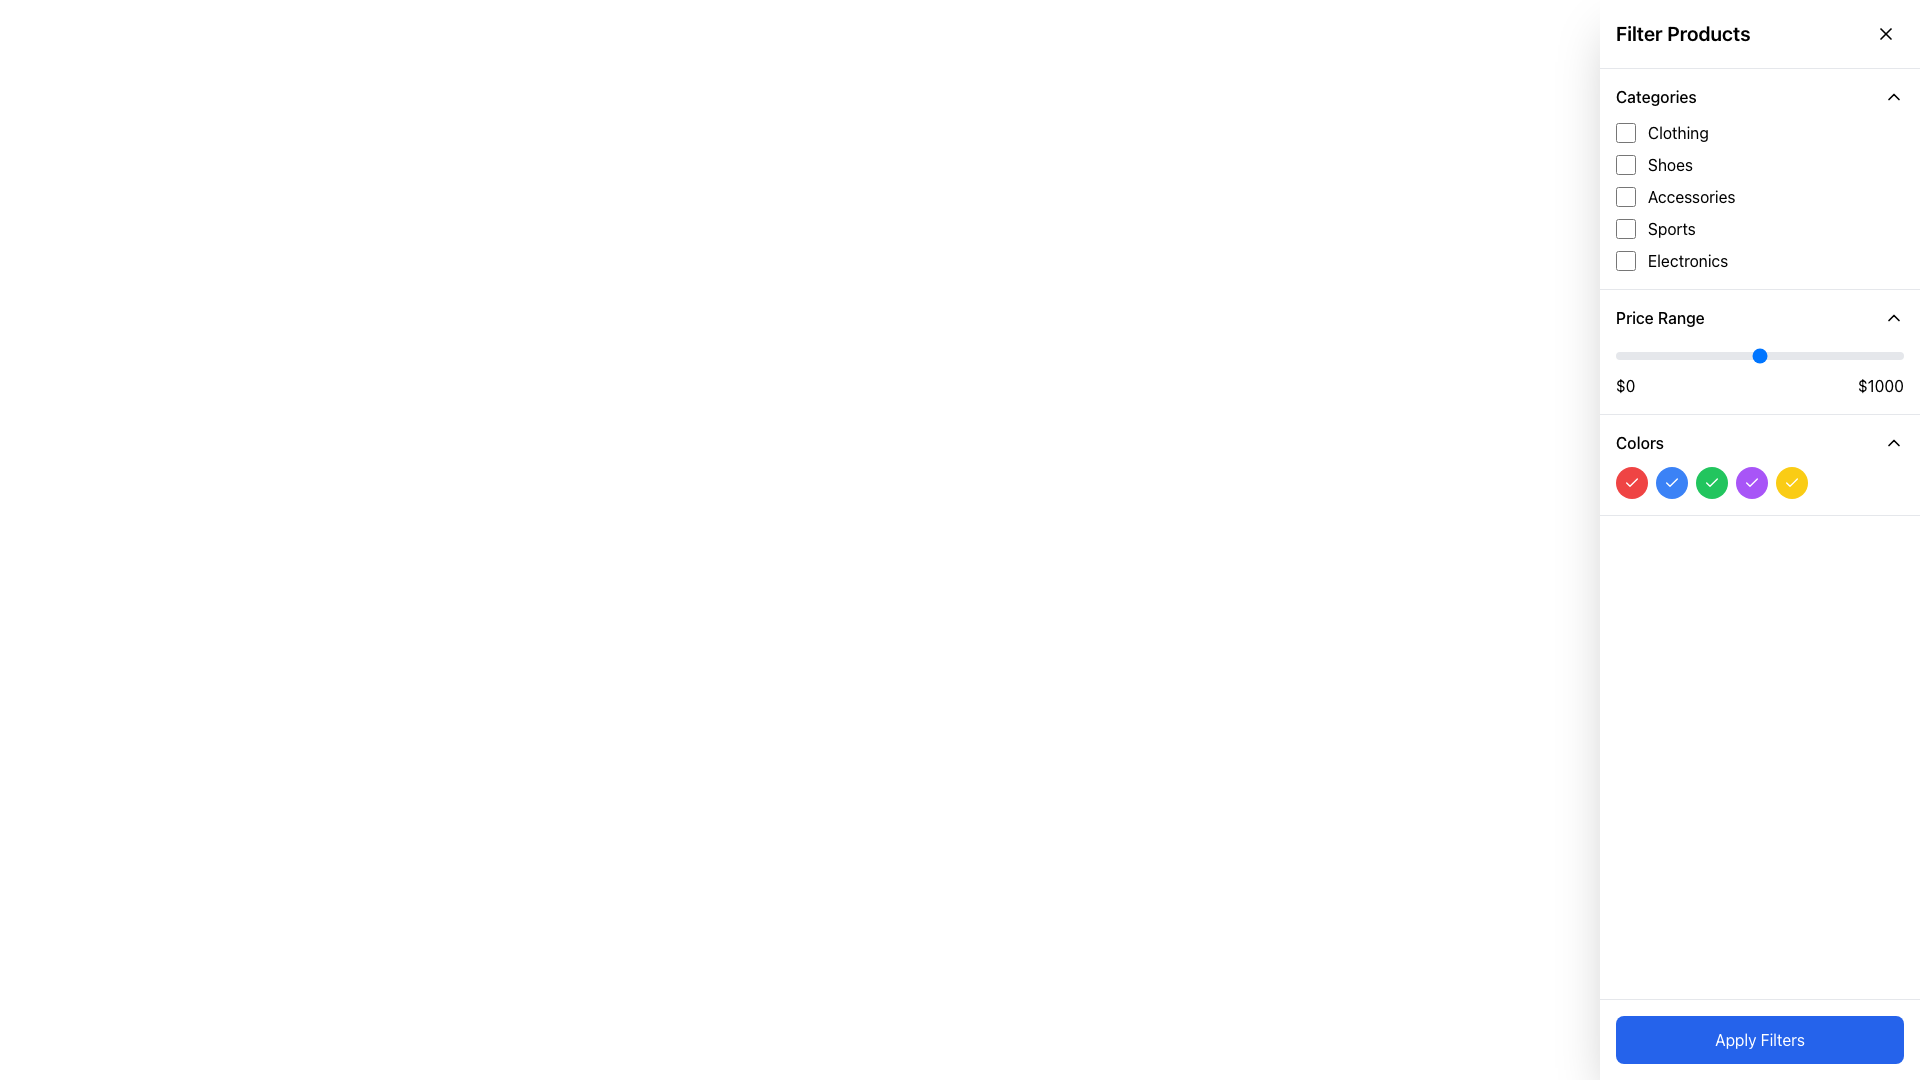 The width and height of the screenshot is (1920, 1080). Describe the element at coordinates (1632, 482) in the screenshot. I see `the red circular color selector button containing a small white checkmark icon, located in the 'Colors' section of the sidebar, which is the first button on the far left` at that location.